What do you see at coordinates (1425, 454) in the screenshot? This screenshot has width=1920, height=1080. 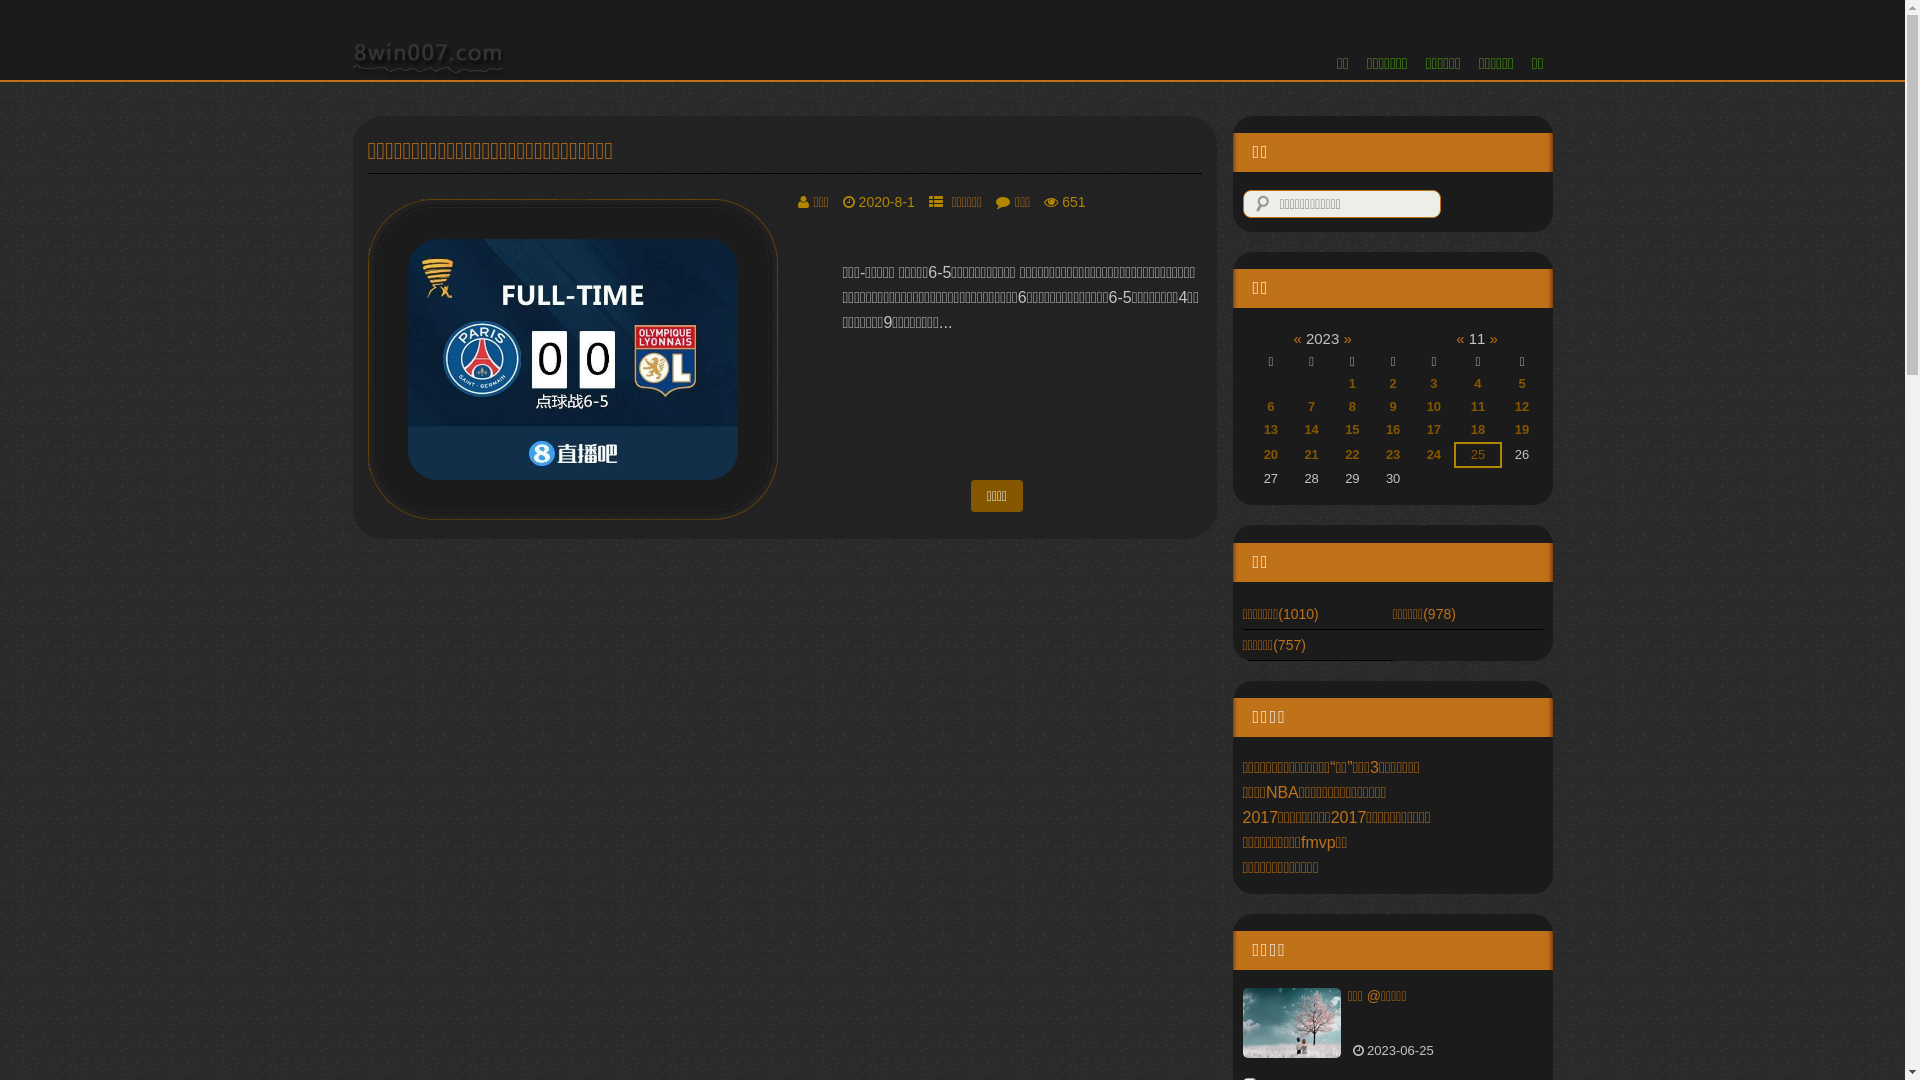 I see `'24'` at bounding box center [1425, 454].